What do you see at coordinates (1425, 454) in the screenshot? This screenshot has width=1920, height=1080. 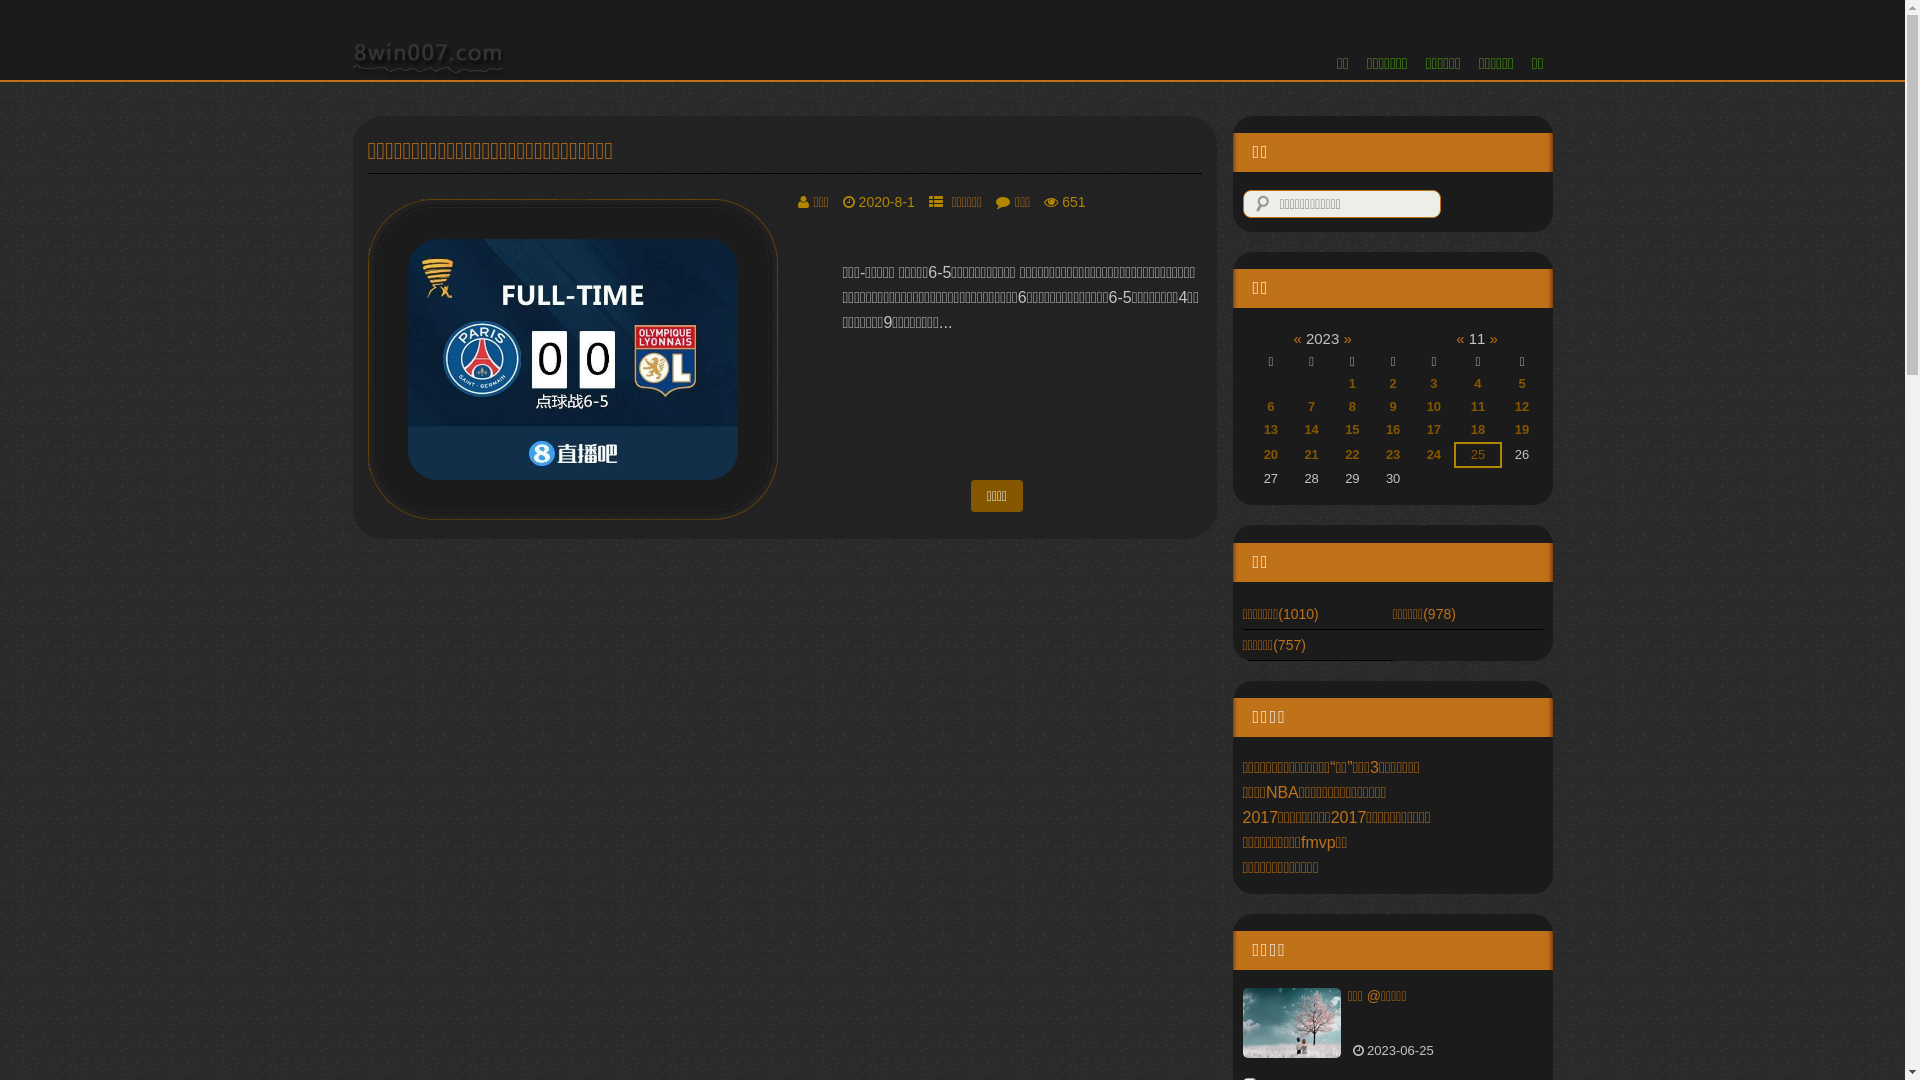 I see `'24'` at bounding box center [1425, 454].